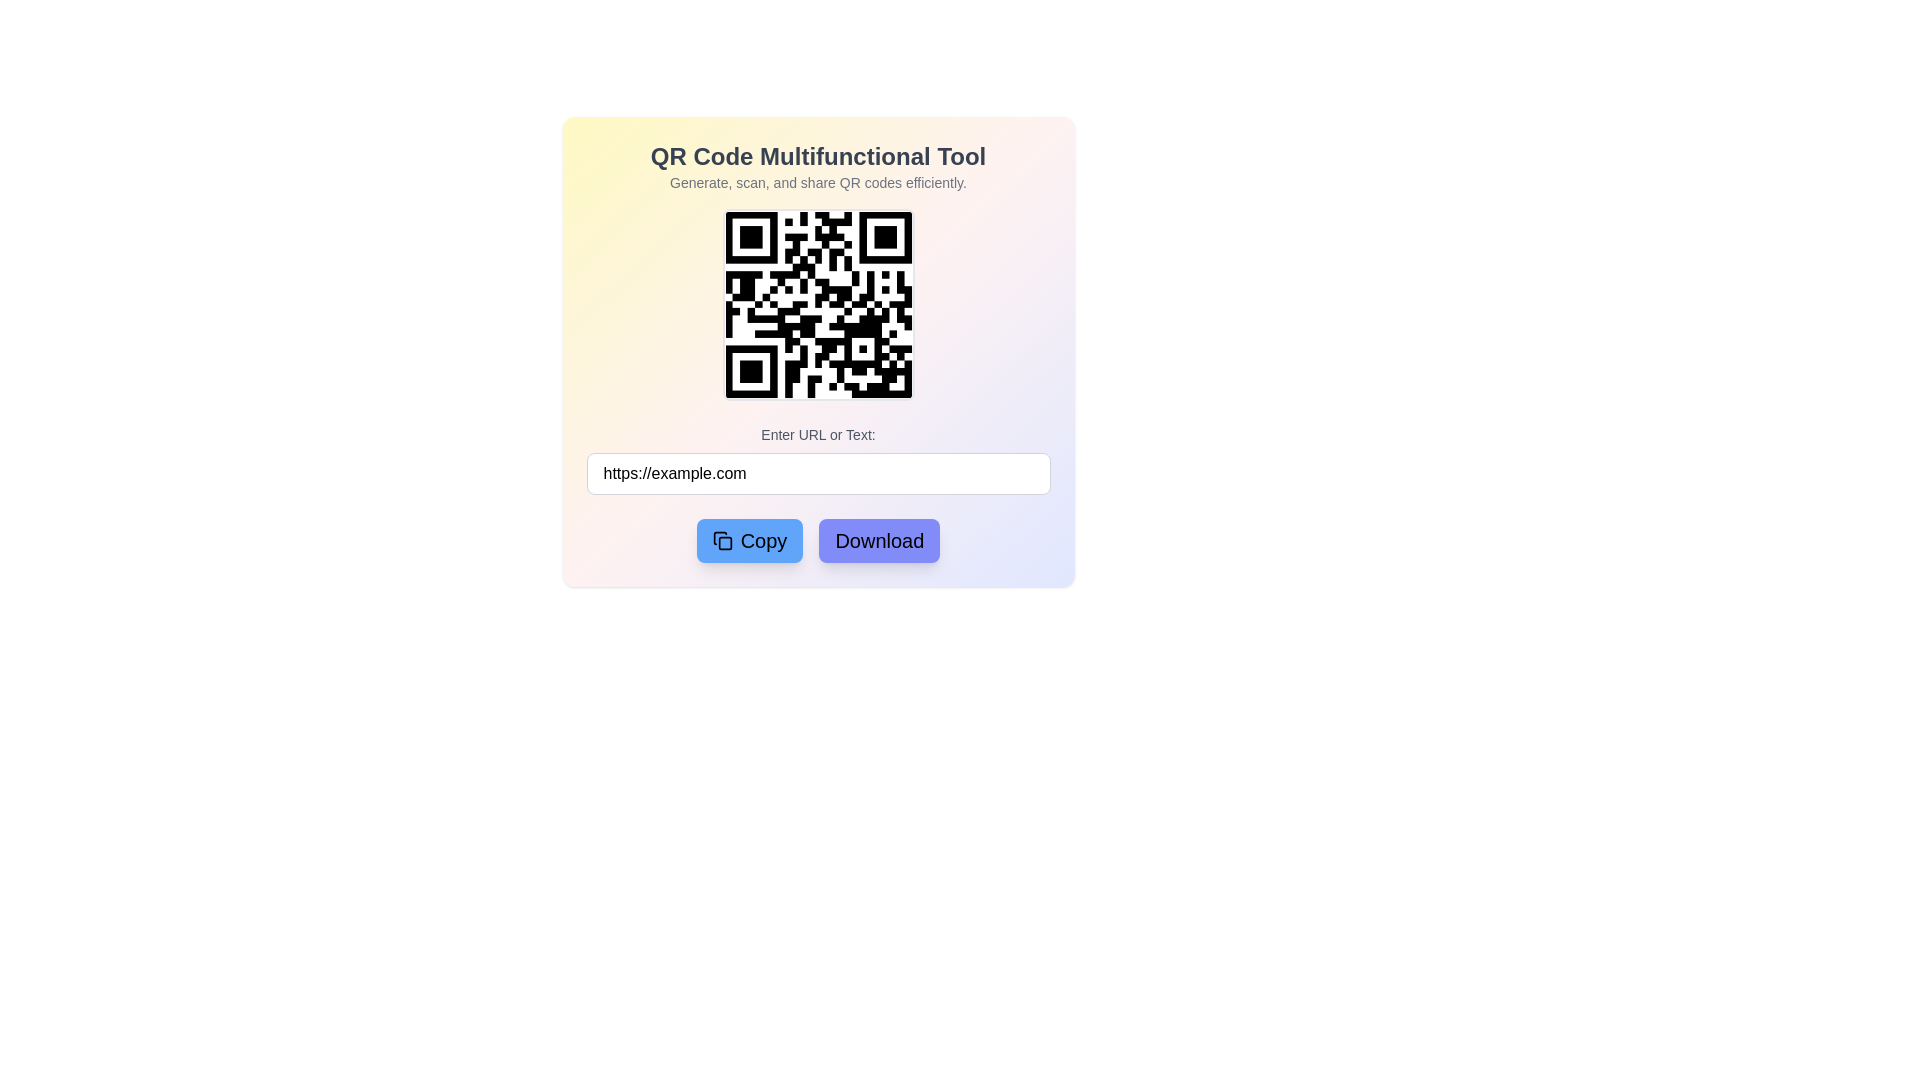 The height and width of the screenshot is (1080, 1920). What do you see at coordinates (879, 540) in the screenshot?
I see `text from the 'Download' button which is a bold text label with an indigo background and rounded corners, positioned at the bottom-center of the interface` at bounding box center [879, 540].